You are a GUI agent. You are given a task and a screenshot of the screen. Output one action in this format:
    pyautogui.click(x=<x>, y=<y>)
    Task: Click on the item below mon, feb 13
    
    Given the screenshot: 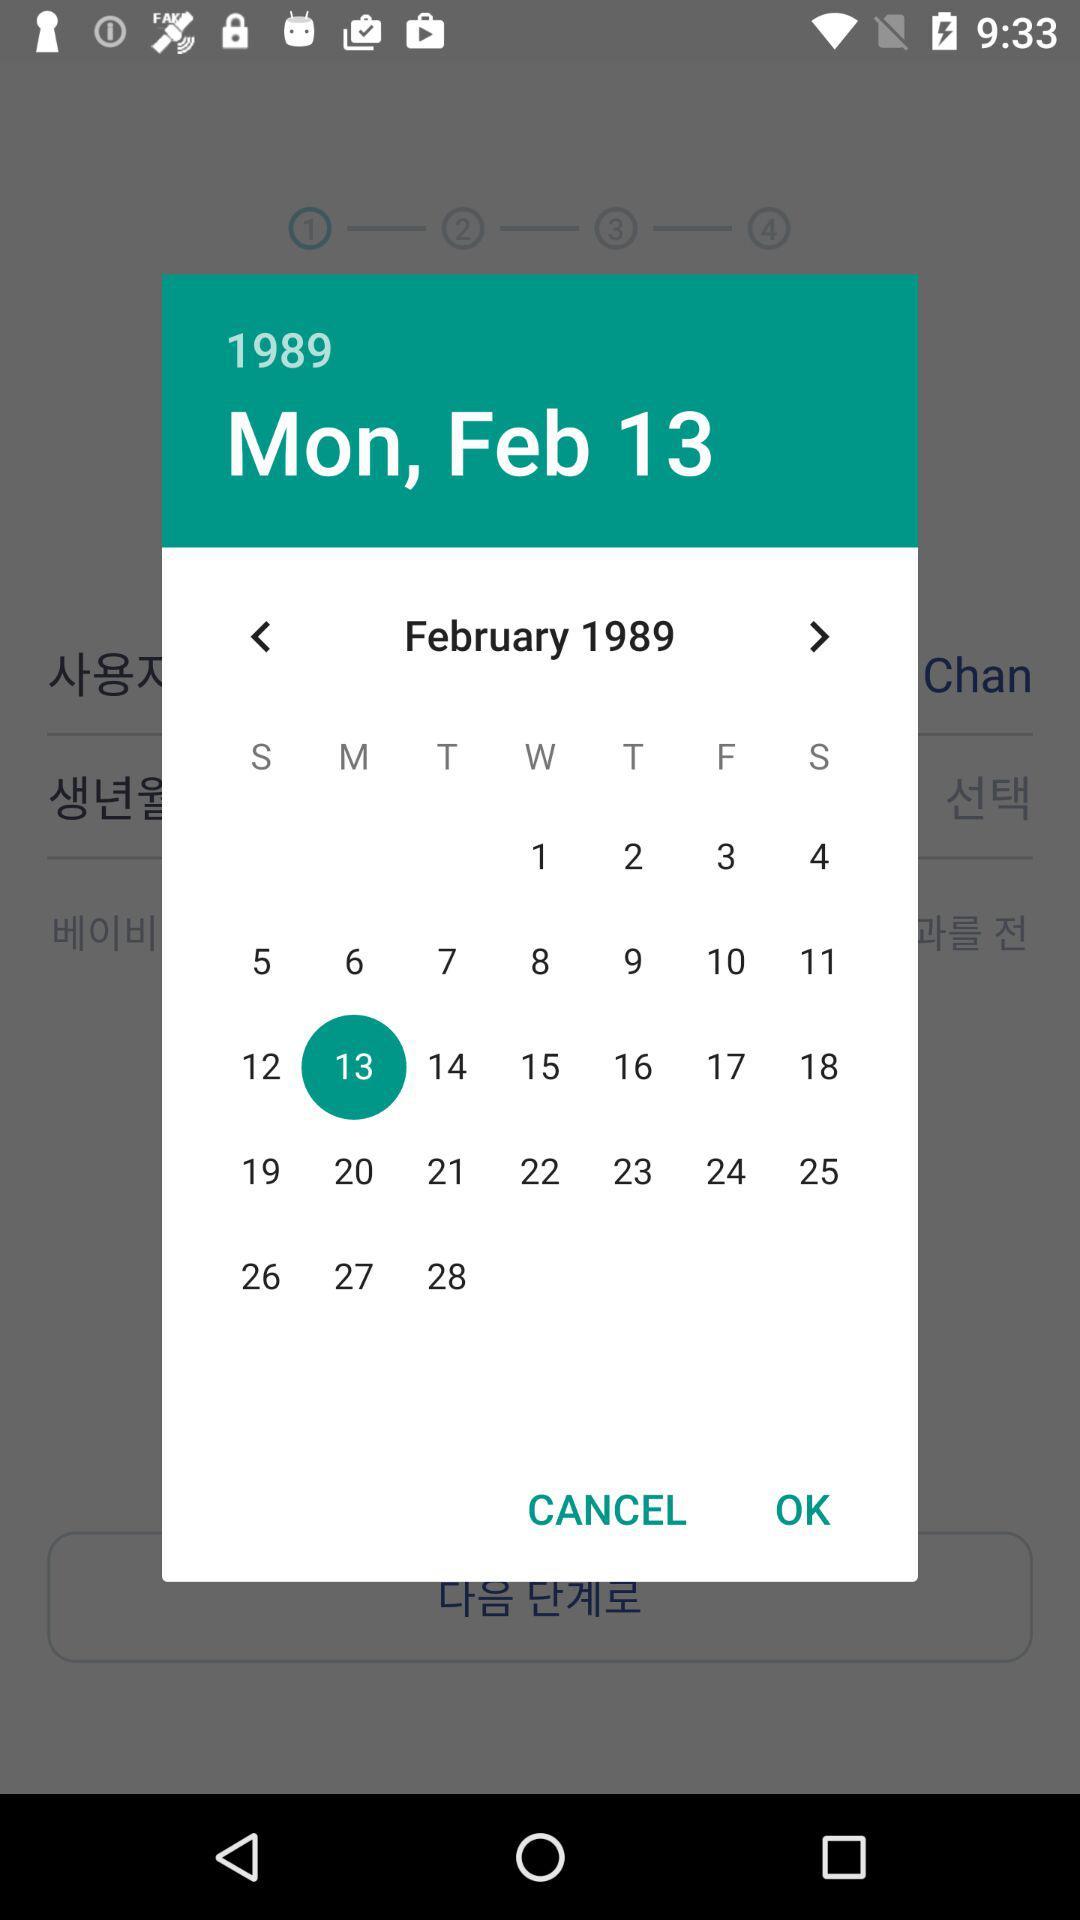 What is the action you would take?
    pyautogui.click(x=260, y=635)
    